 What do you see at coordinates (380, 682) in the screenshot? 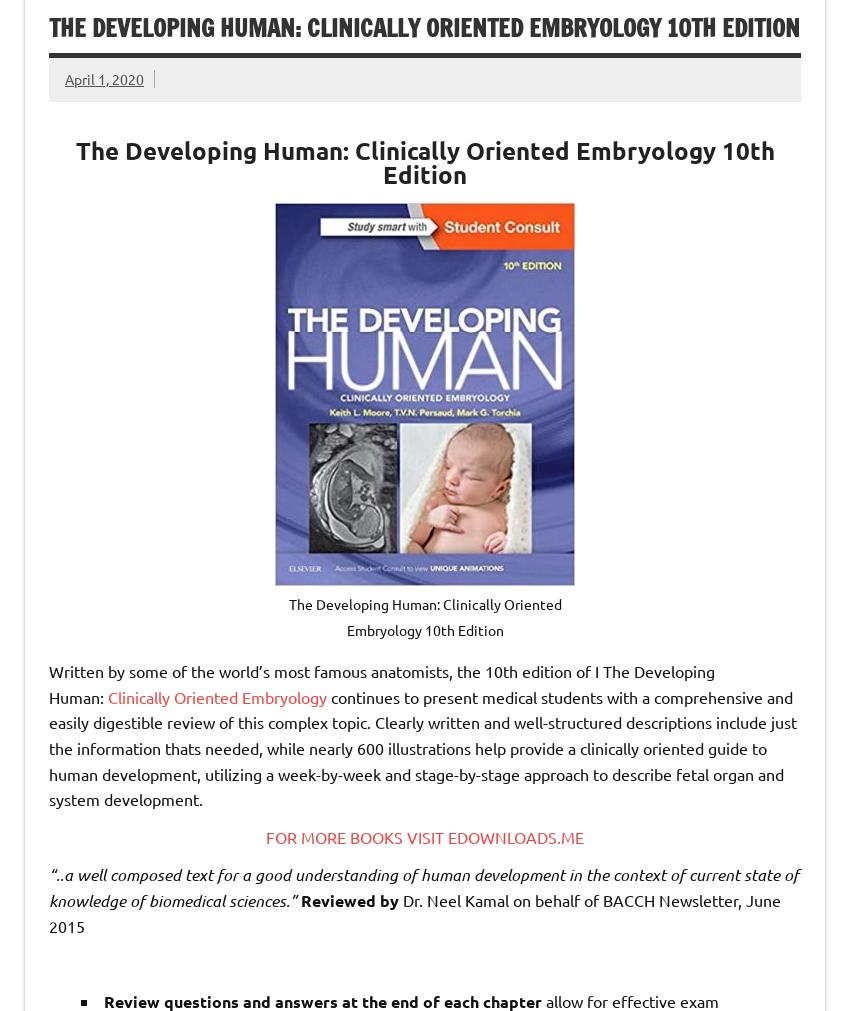
I see `'Written by some of the world’s most famous anatomists, the 10th edition of I The Developing Human:'` at bounding box center [380, 682].